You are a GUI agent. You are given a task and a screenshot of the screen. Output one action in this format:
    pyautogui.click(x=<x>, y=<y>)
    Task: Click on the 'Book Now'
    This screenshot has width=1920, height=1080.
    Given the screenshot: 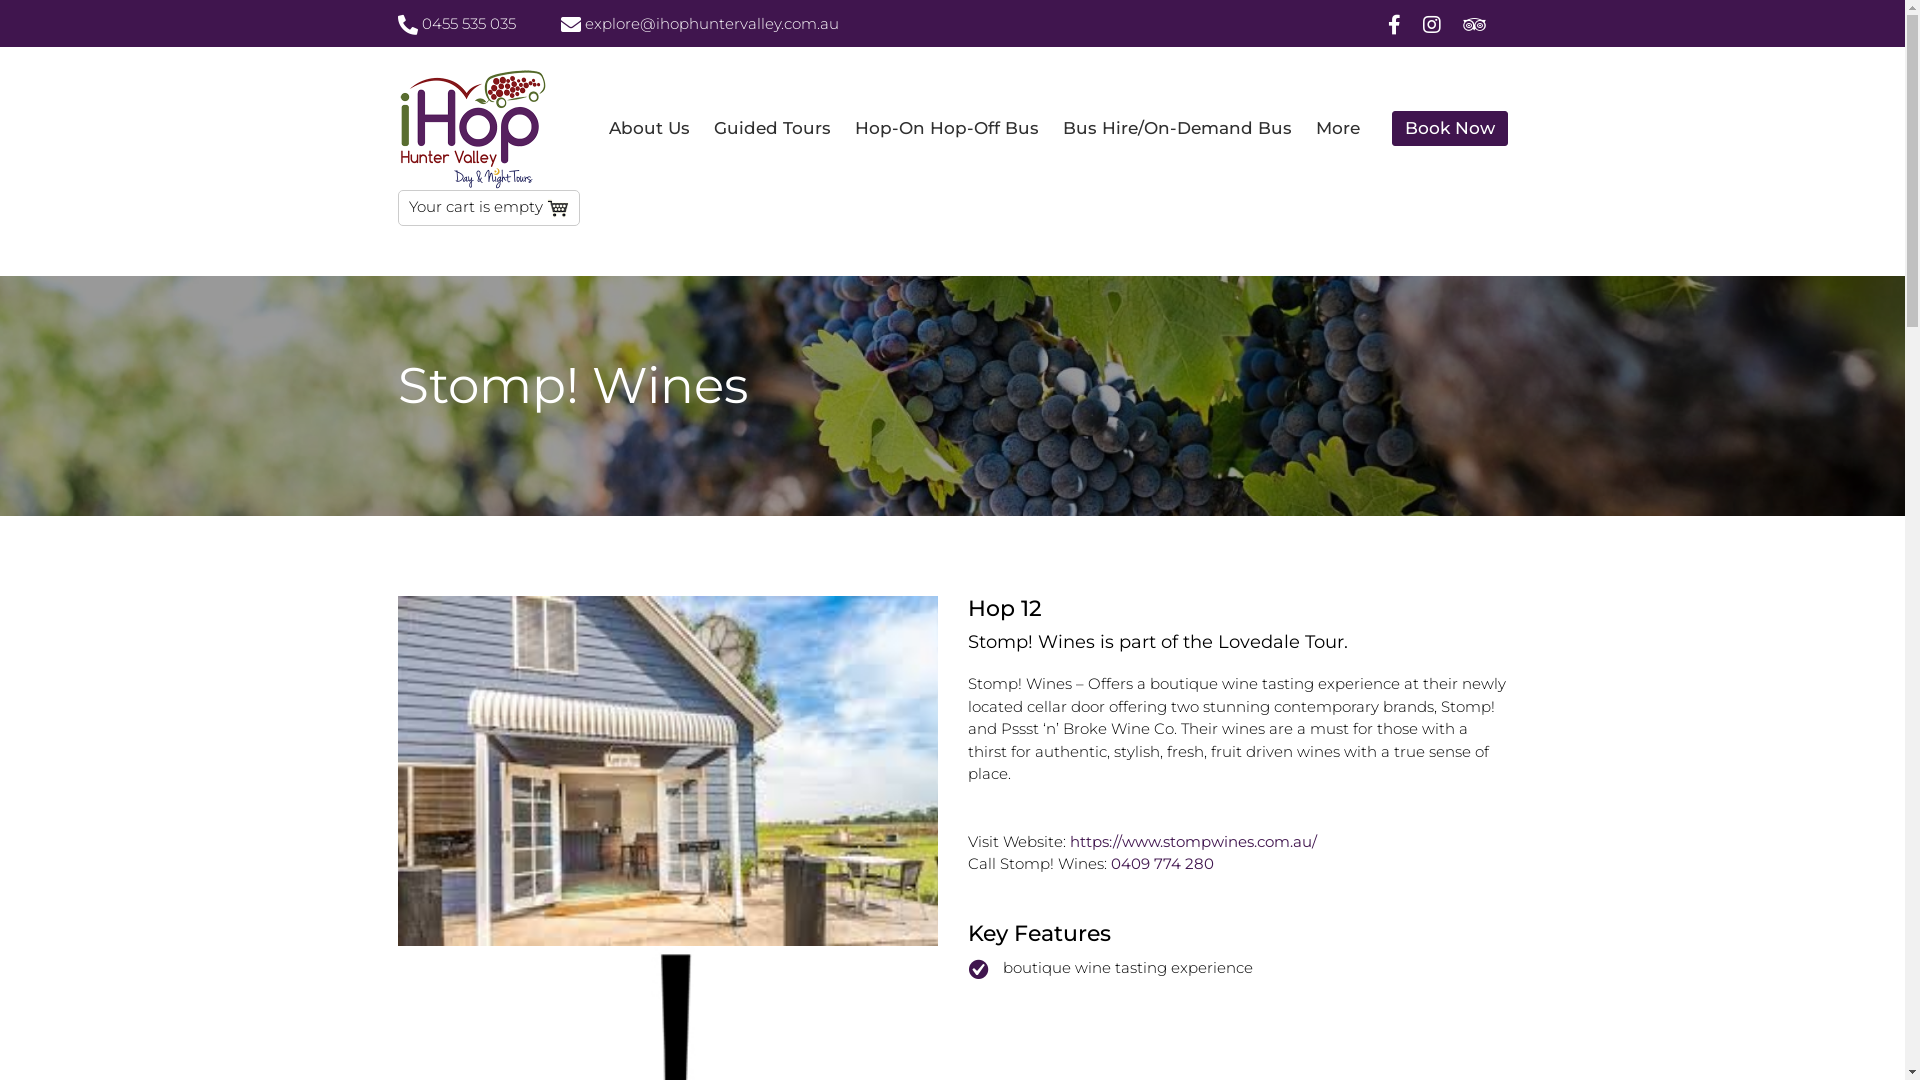 What is the action you would take?
    pyautogui.click(x=1449, y=128)
    